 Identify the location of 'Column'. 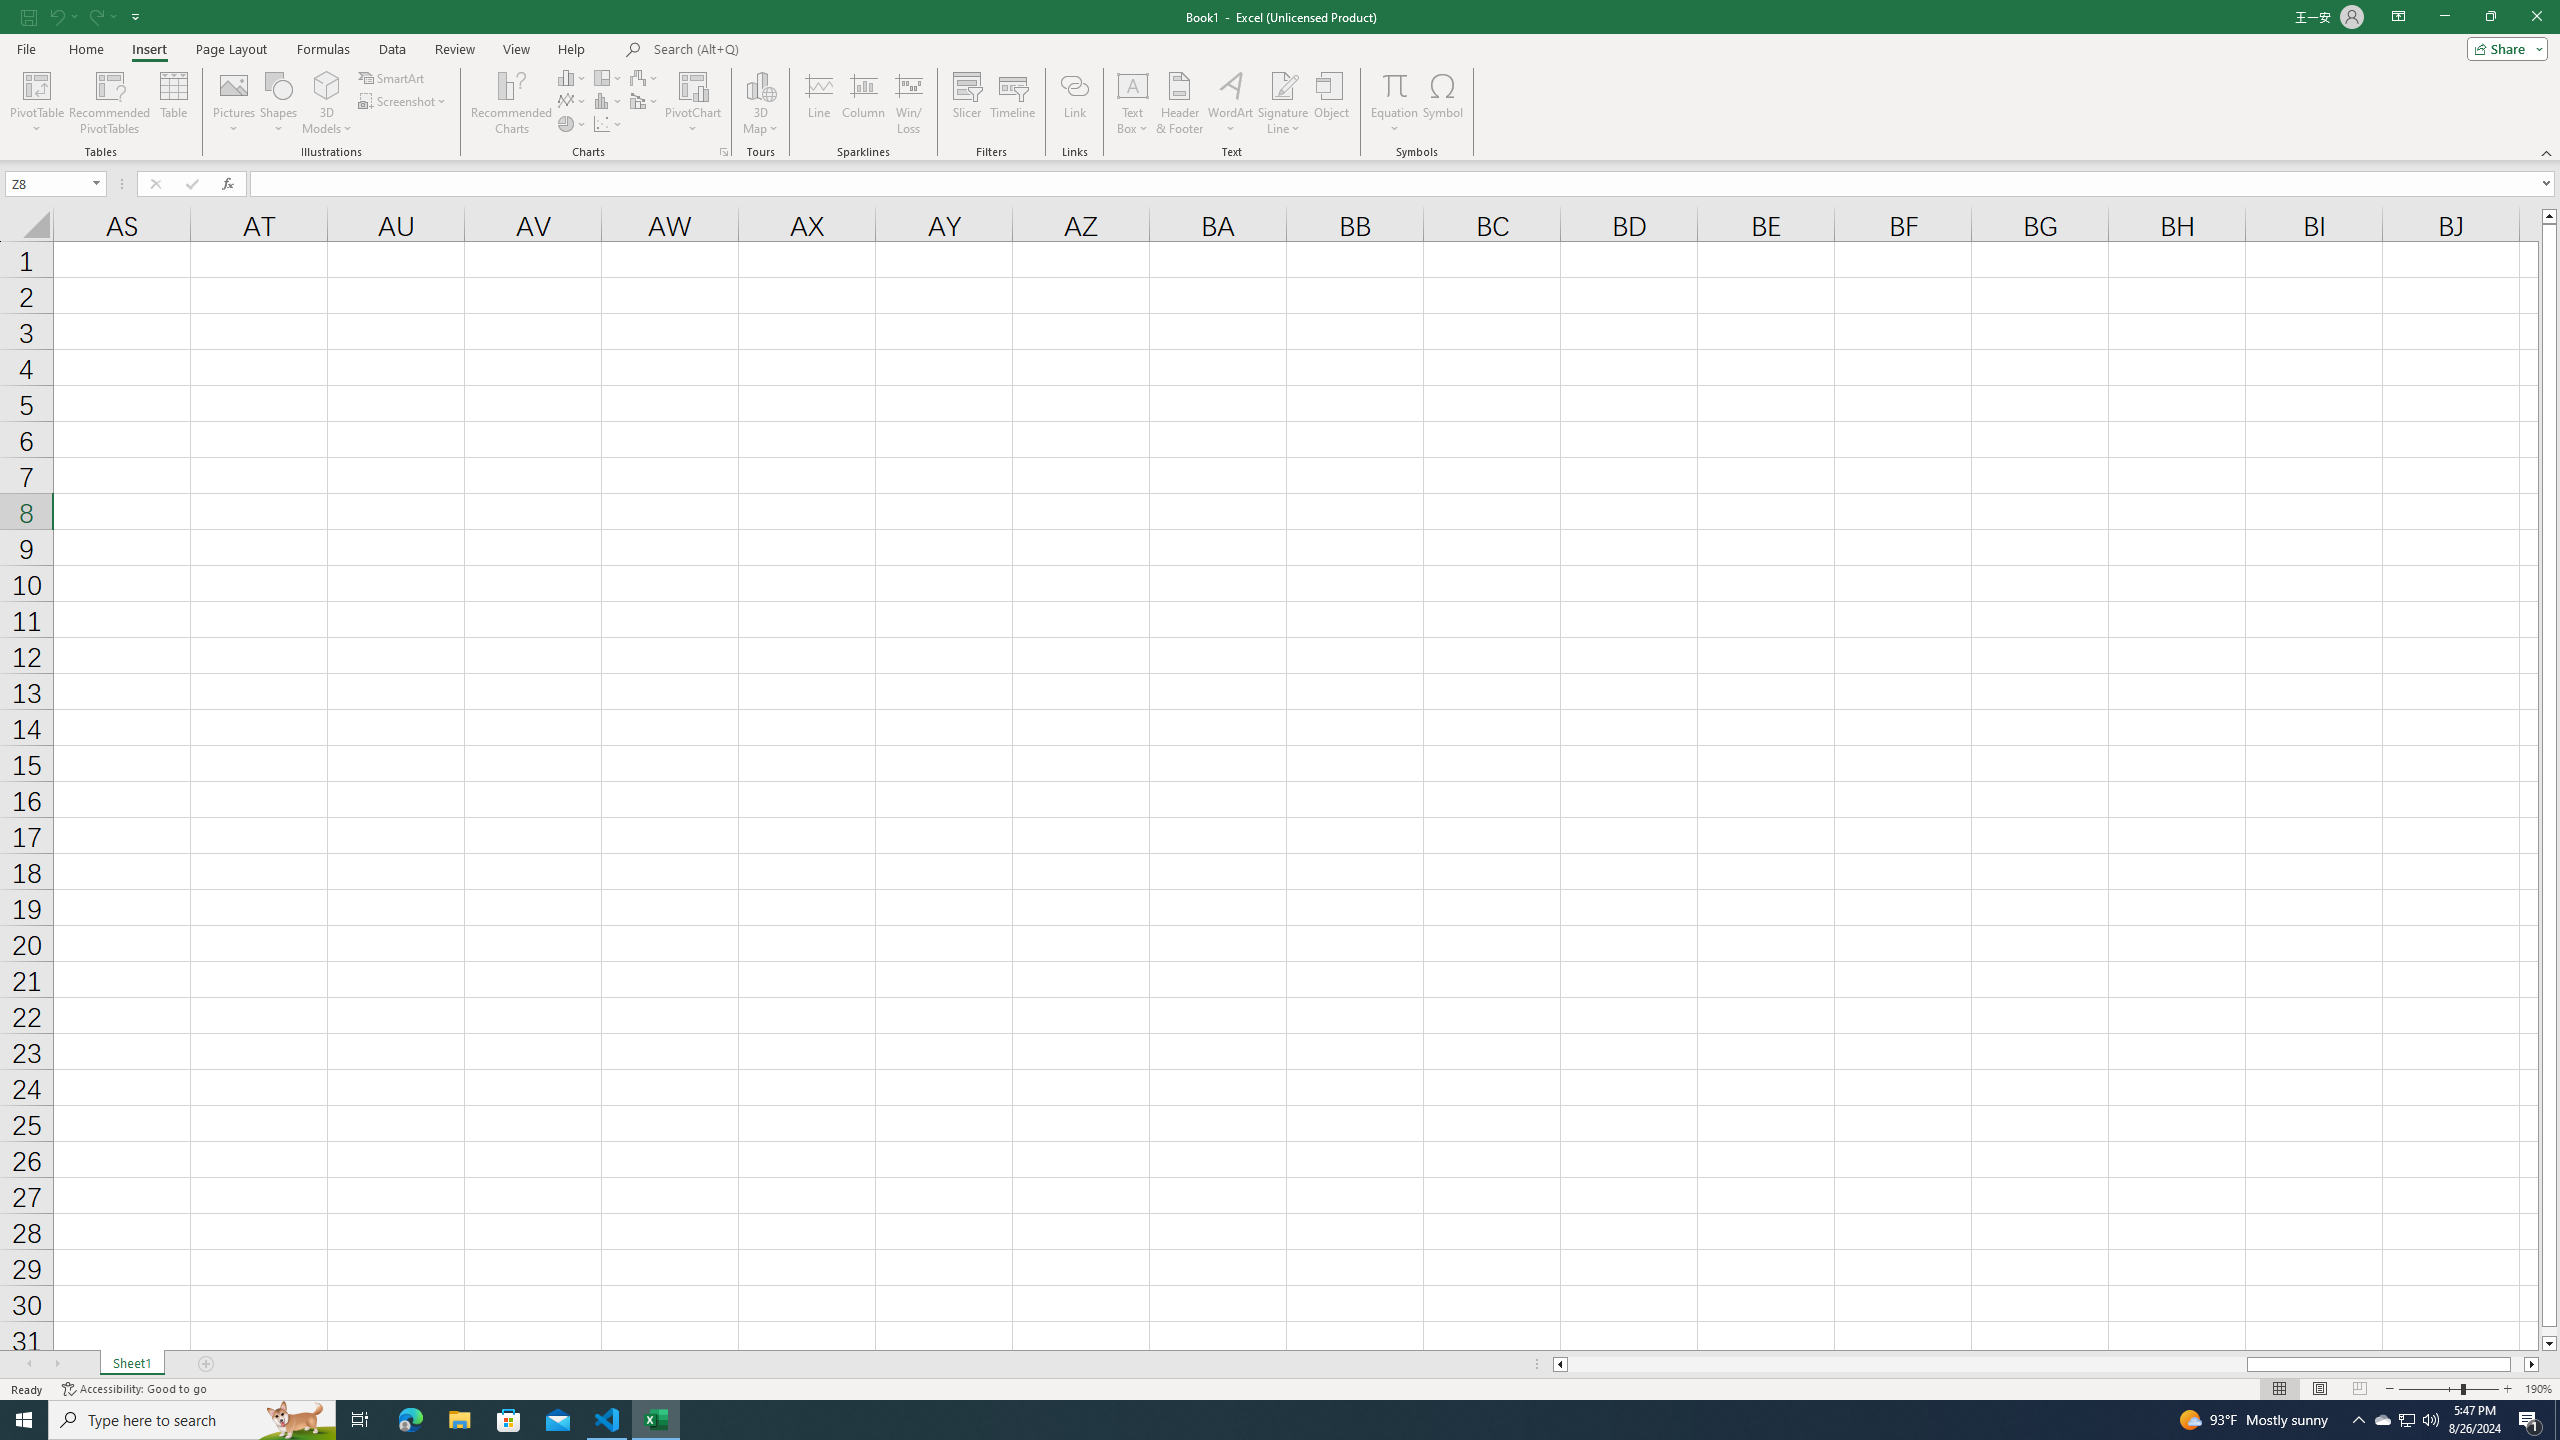
(864, 103).